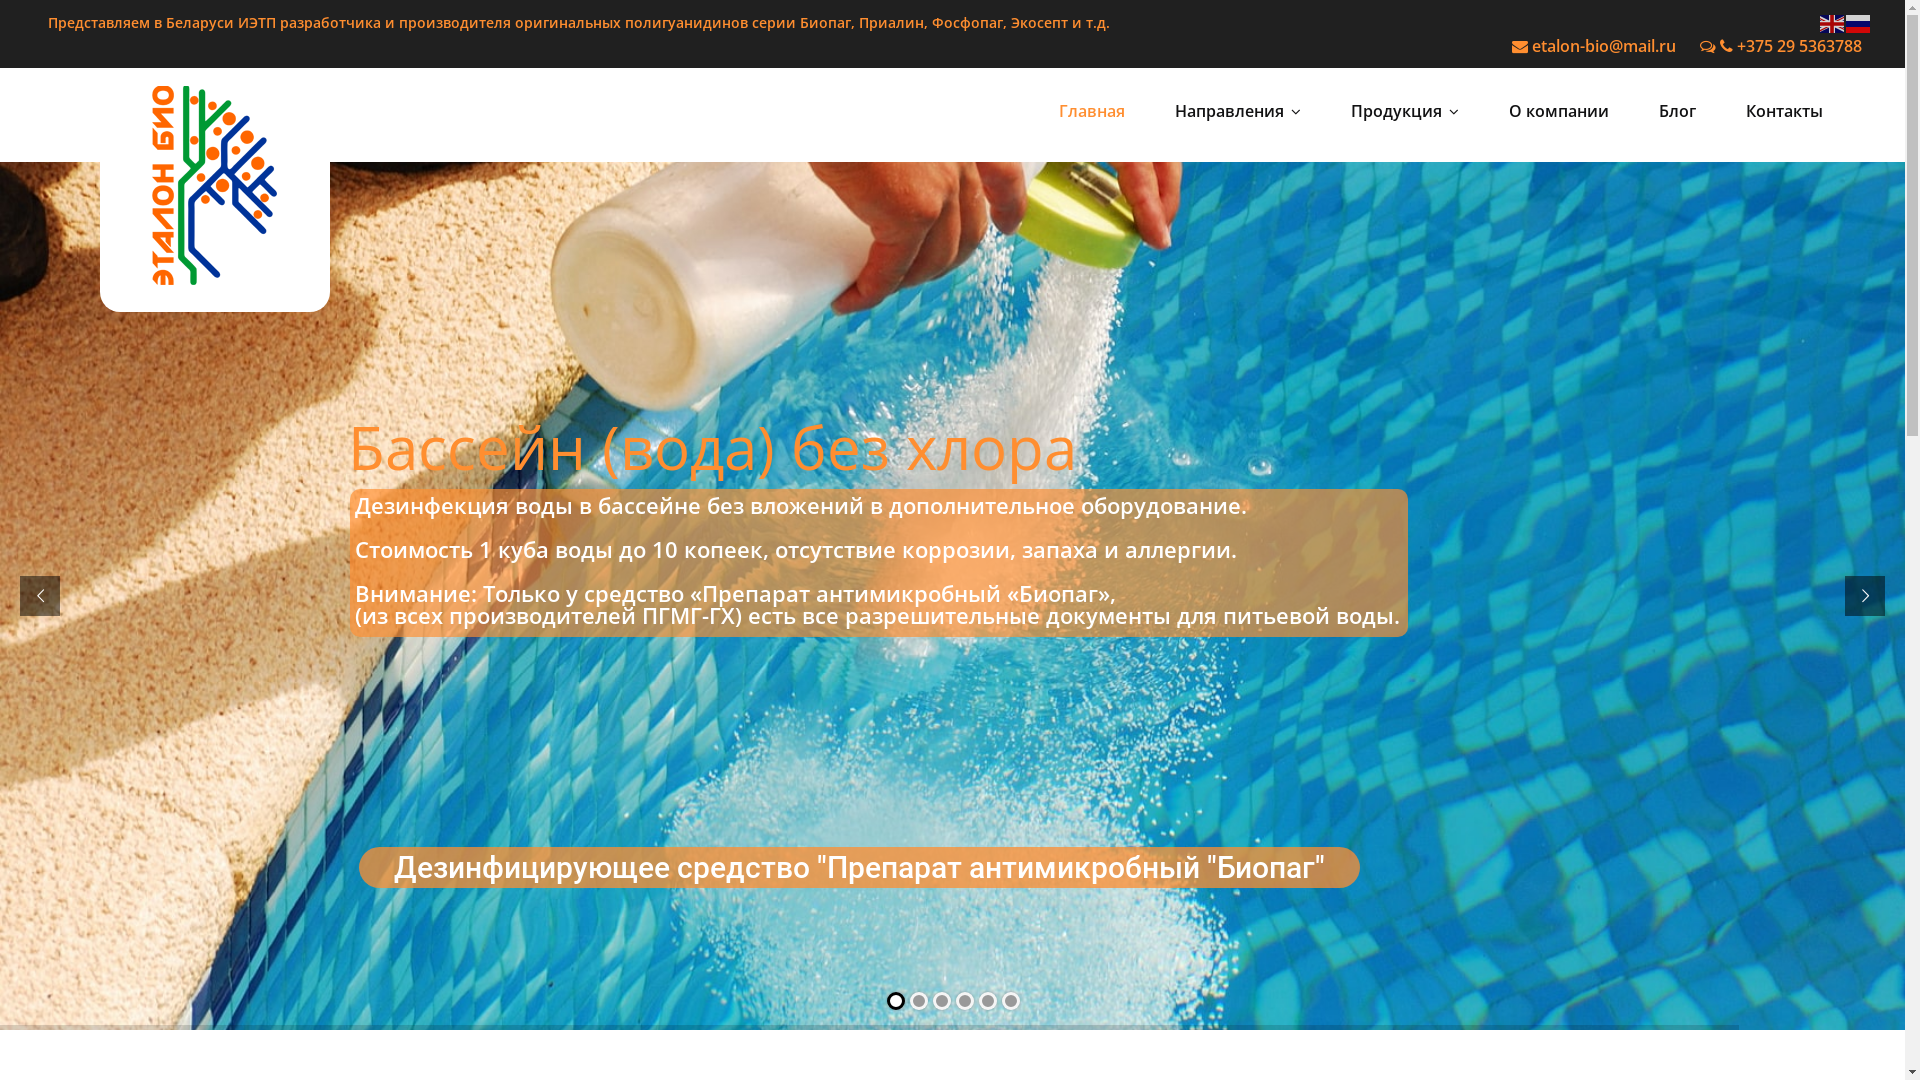  What do you see at coordinates (1845, 22) in the screenshot?
I see `'Russian'` at bounding box center [1845, 22].